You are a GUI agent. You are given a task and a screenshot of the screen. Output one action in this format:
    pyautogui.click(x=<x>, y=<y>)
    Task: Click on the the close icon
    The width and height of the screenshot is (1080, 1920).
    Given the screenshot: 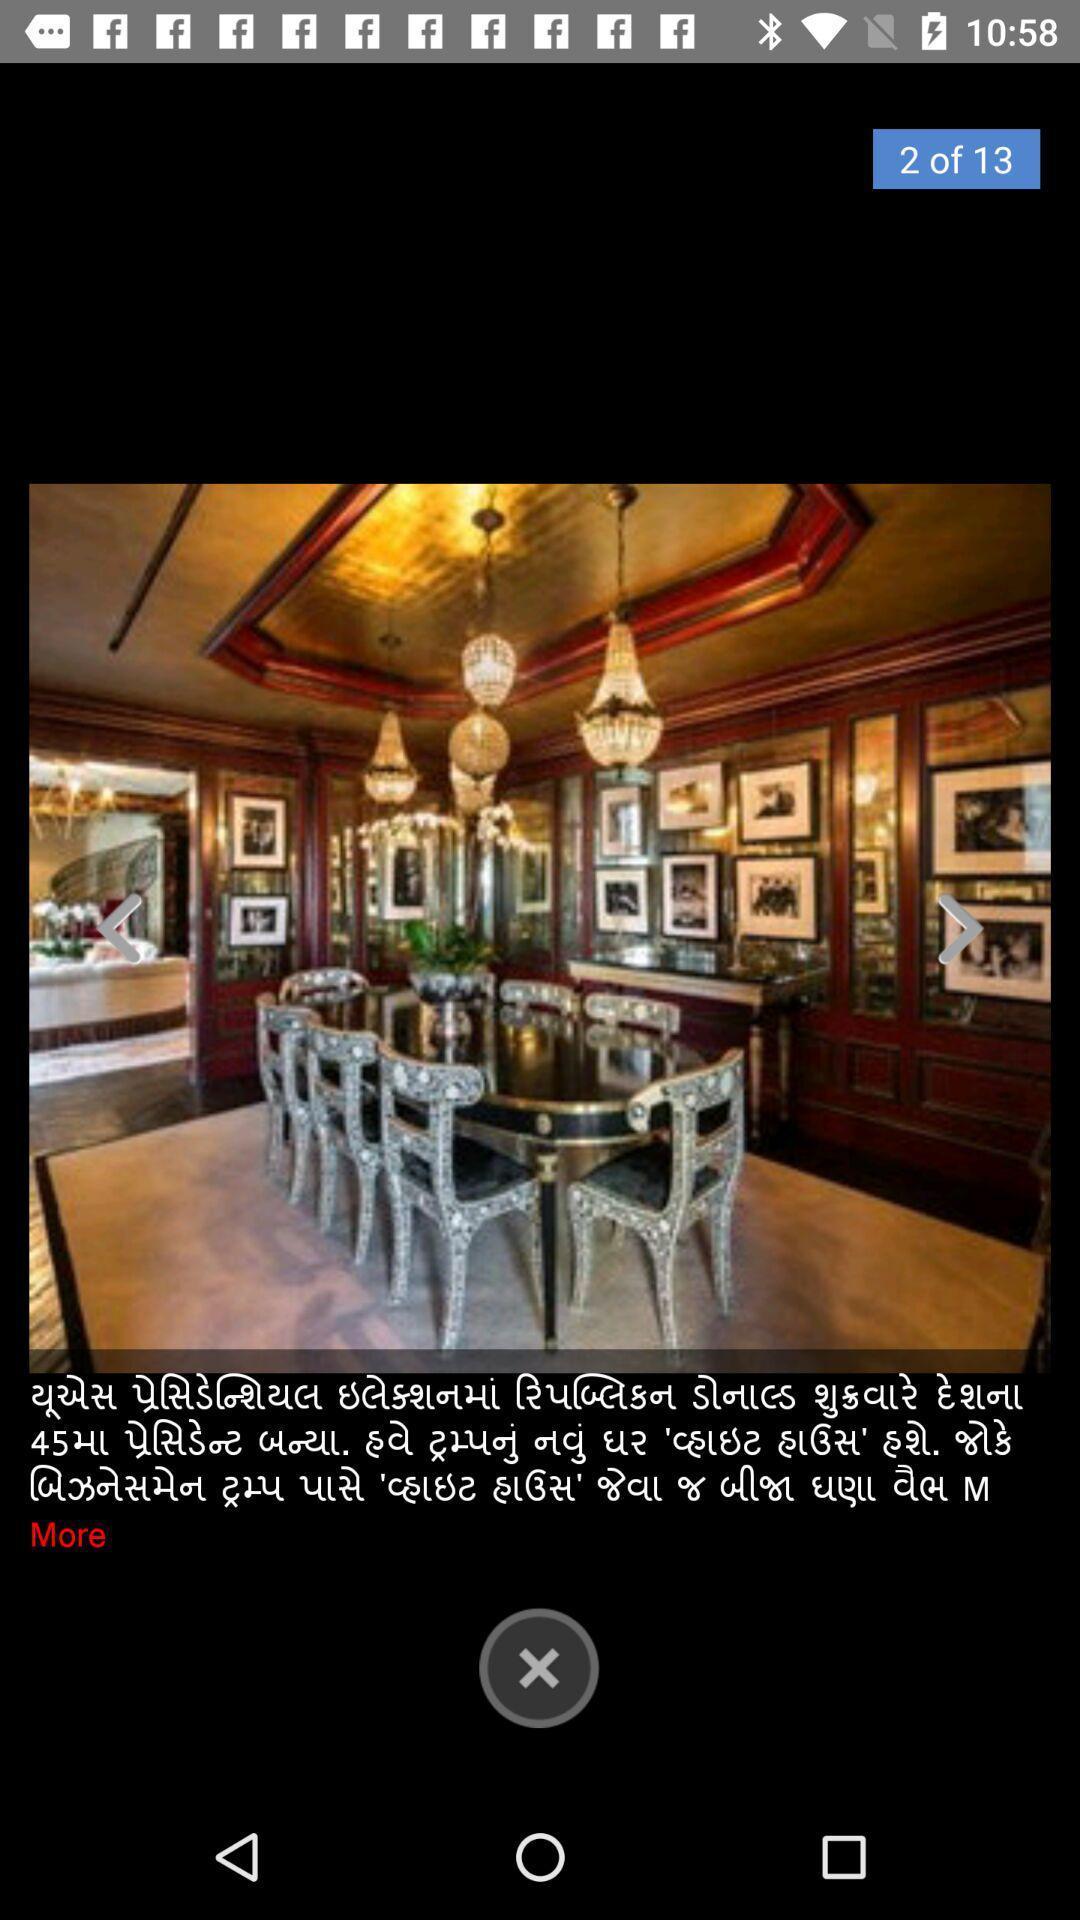 What is the action you would take?
    pyautogui.click(x=538, y=1667)
    